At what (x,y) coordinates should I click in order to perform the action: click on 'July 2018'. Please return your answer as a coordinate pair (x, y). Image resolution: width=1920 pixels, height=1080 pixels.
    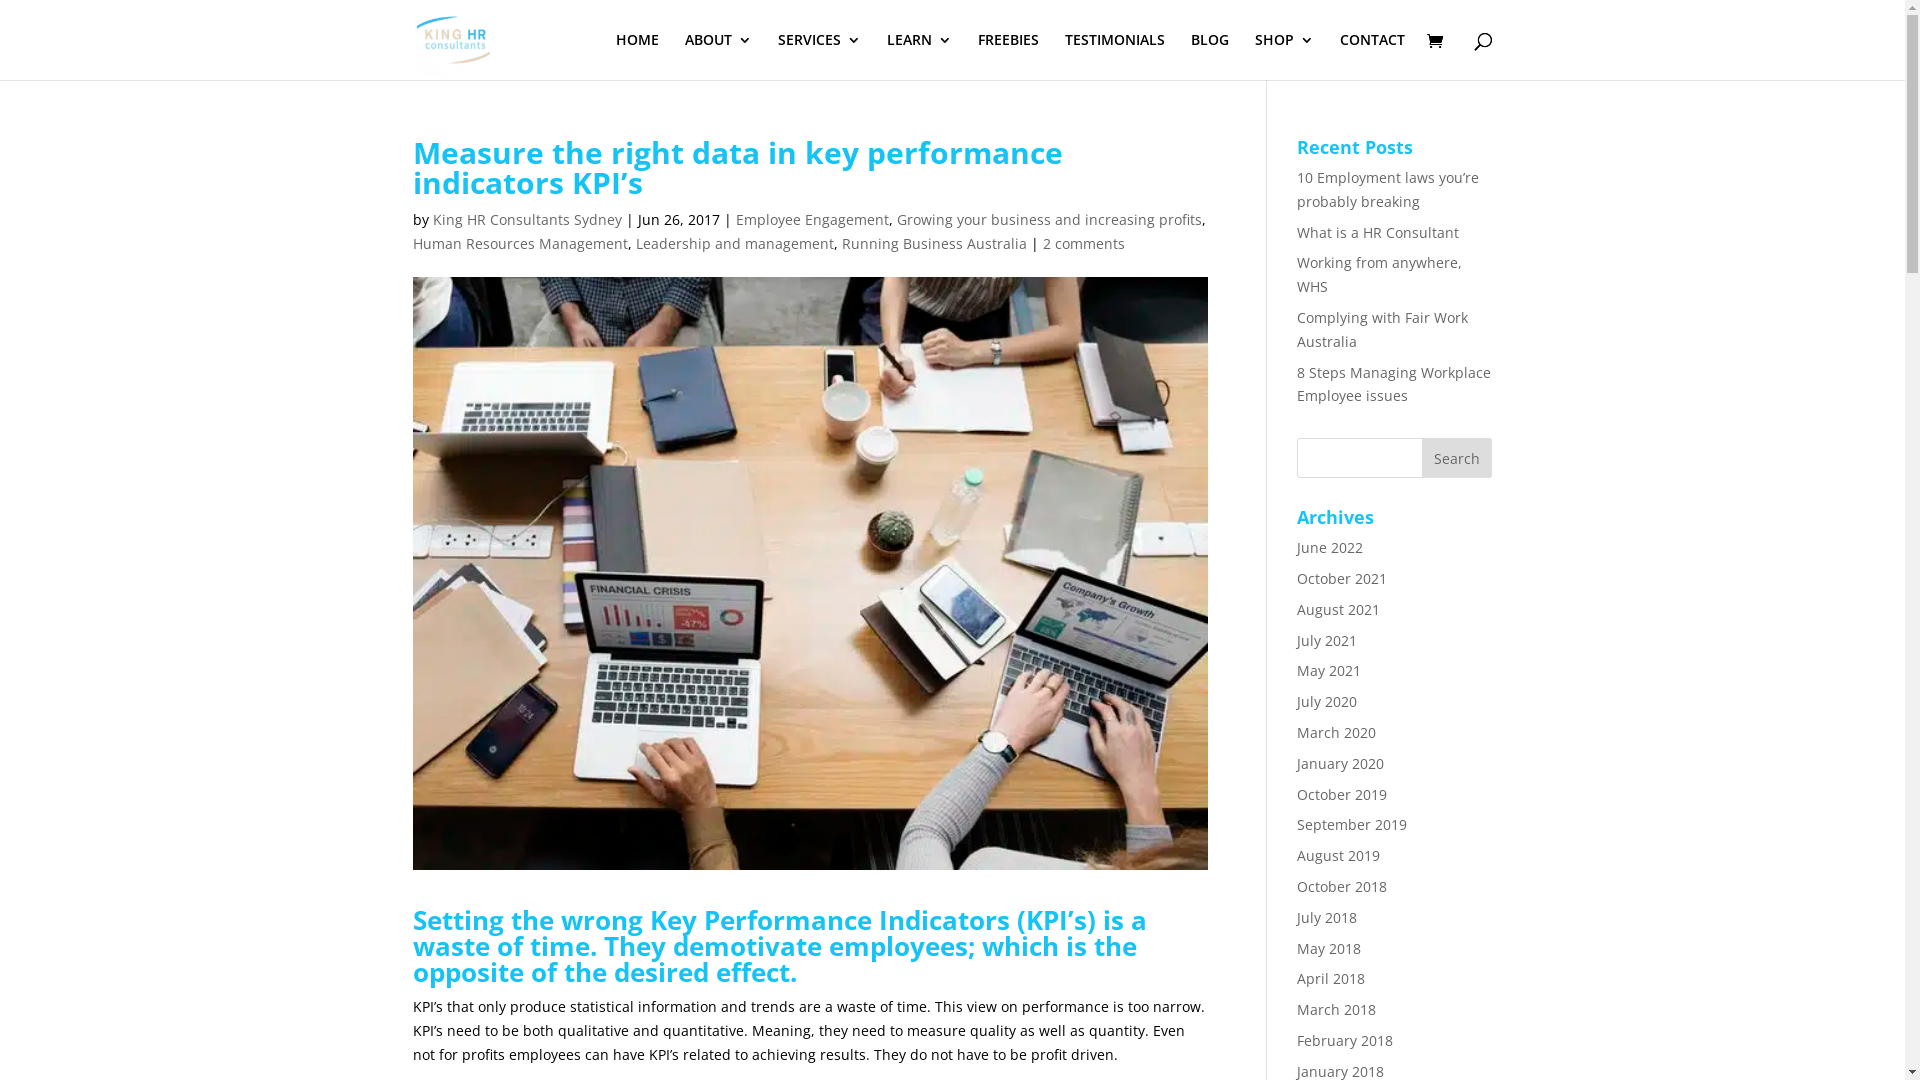
    Looking at the image, I should click on (1326, 917).